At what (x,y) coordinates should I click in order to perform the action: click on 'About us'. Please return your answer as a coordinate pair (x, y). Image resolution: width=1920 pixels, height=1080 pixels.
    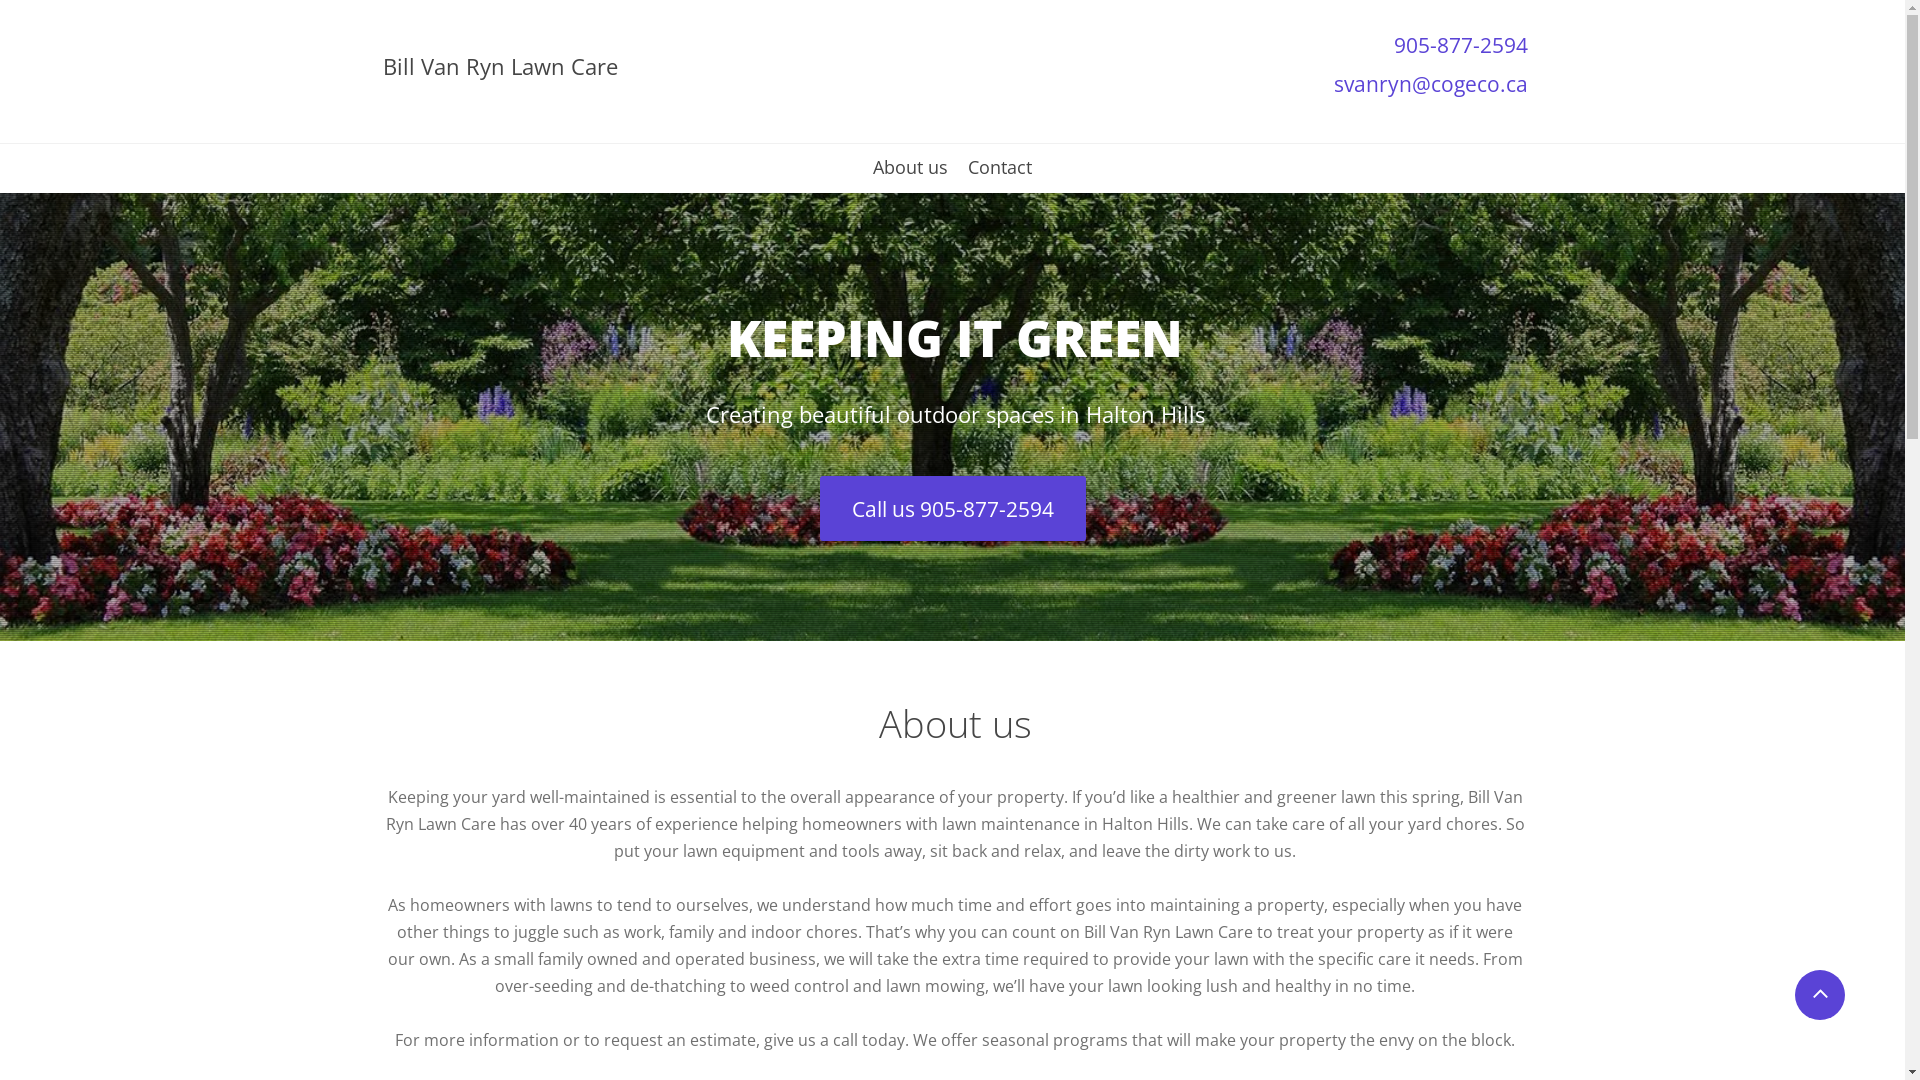
    Looking at the image, I should click on (908, 173).